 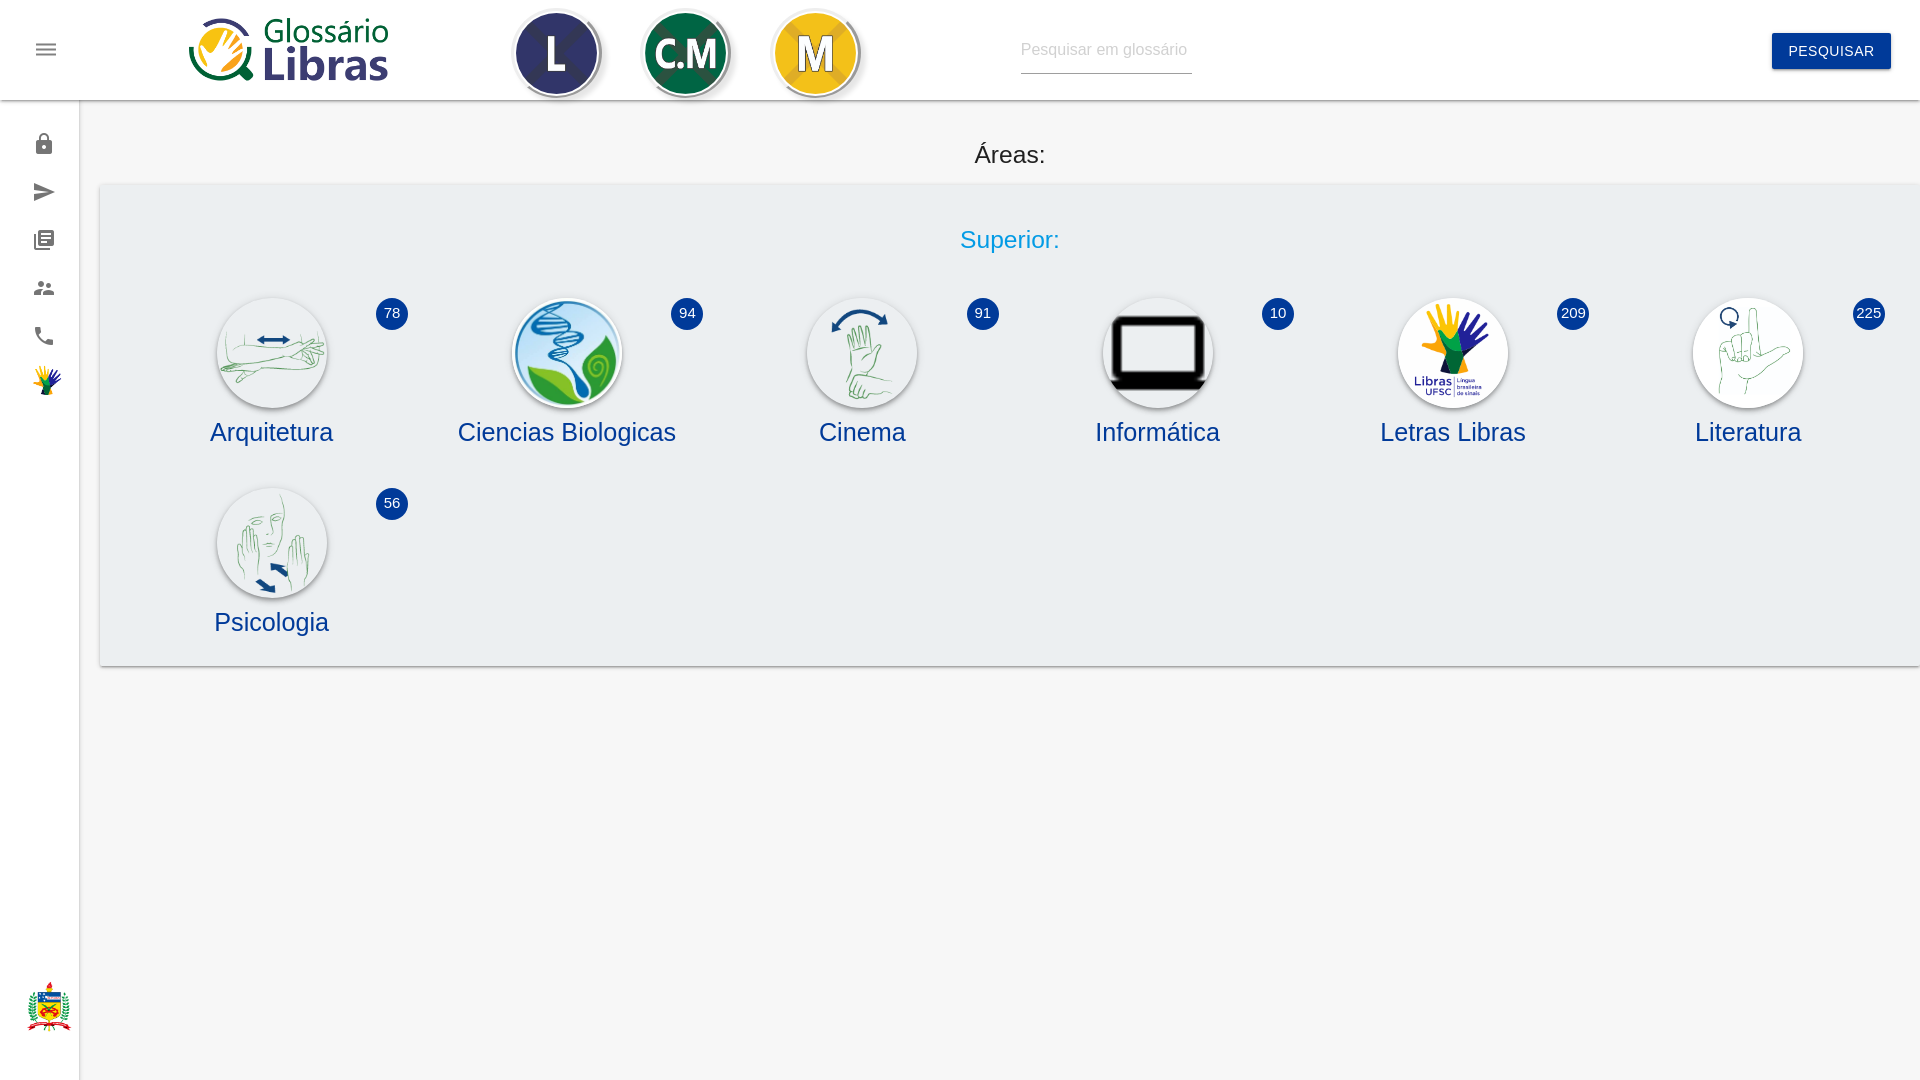 What do you see at coordinates (1747, 422) in the screenshot?
I see `'225` at bounding box center [1747, 422].